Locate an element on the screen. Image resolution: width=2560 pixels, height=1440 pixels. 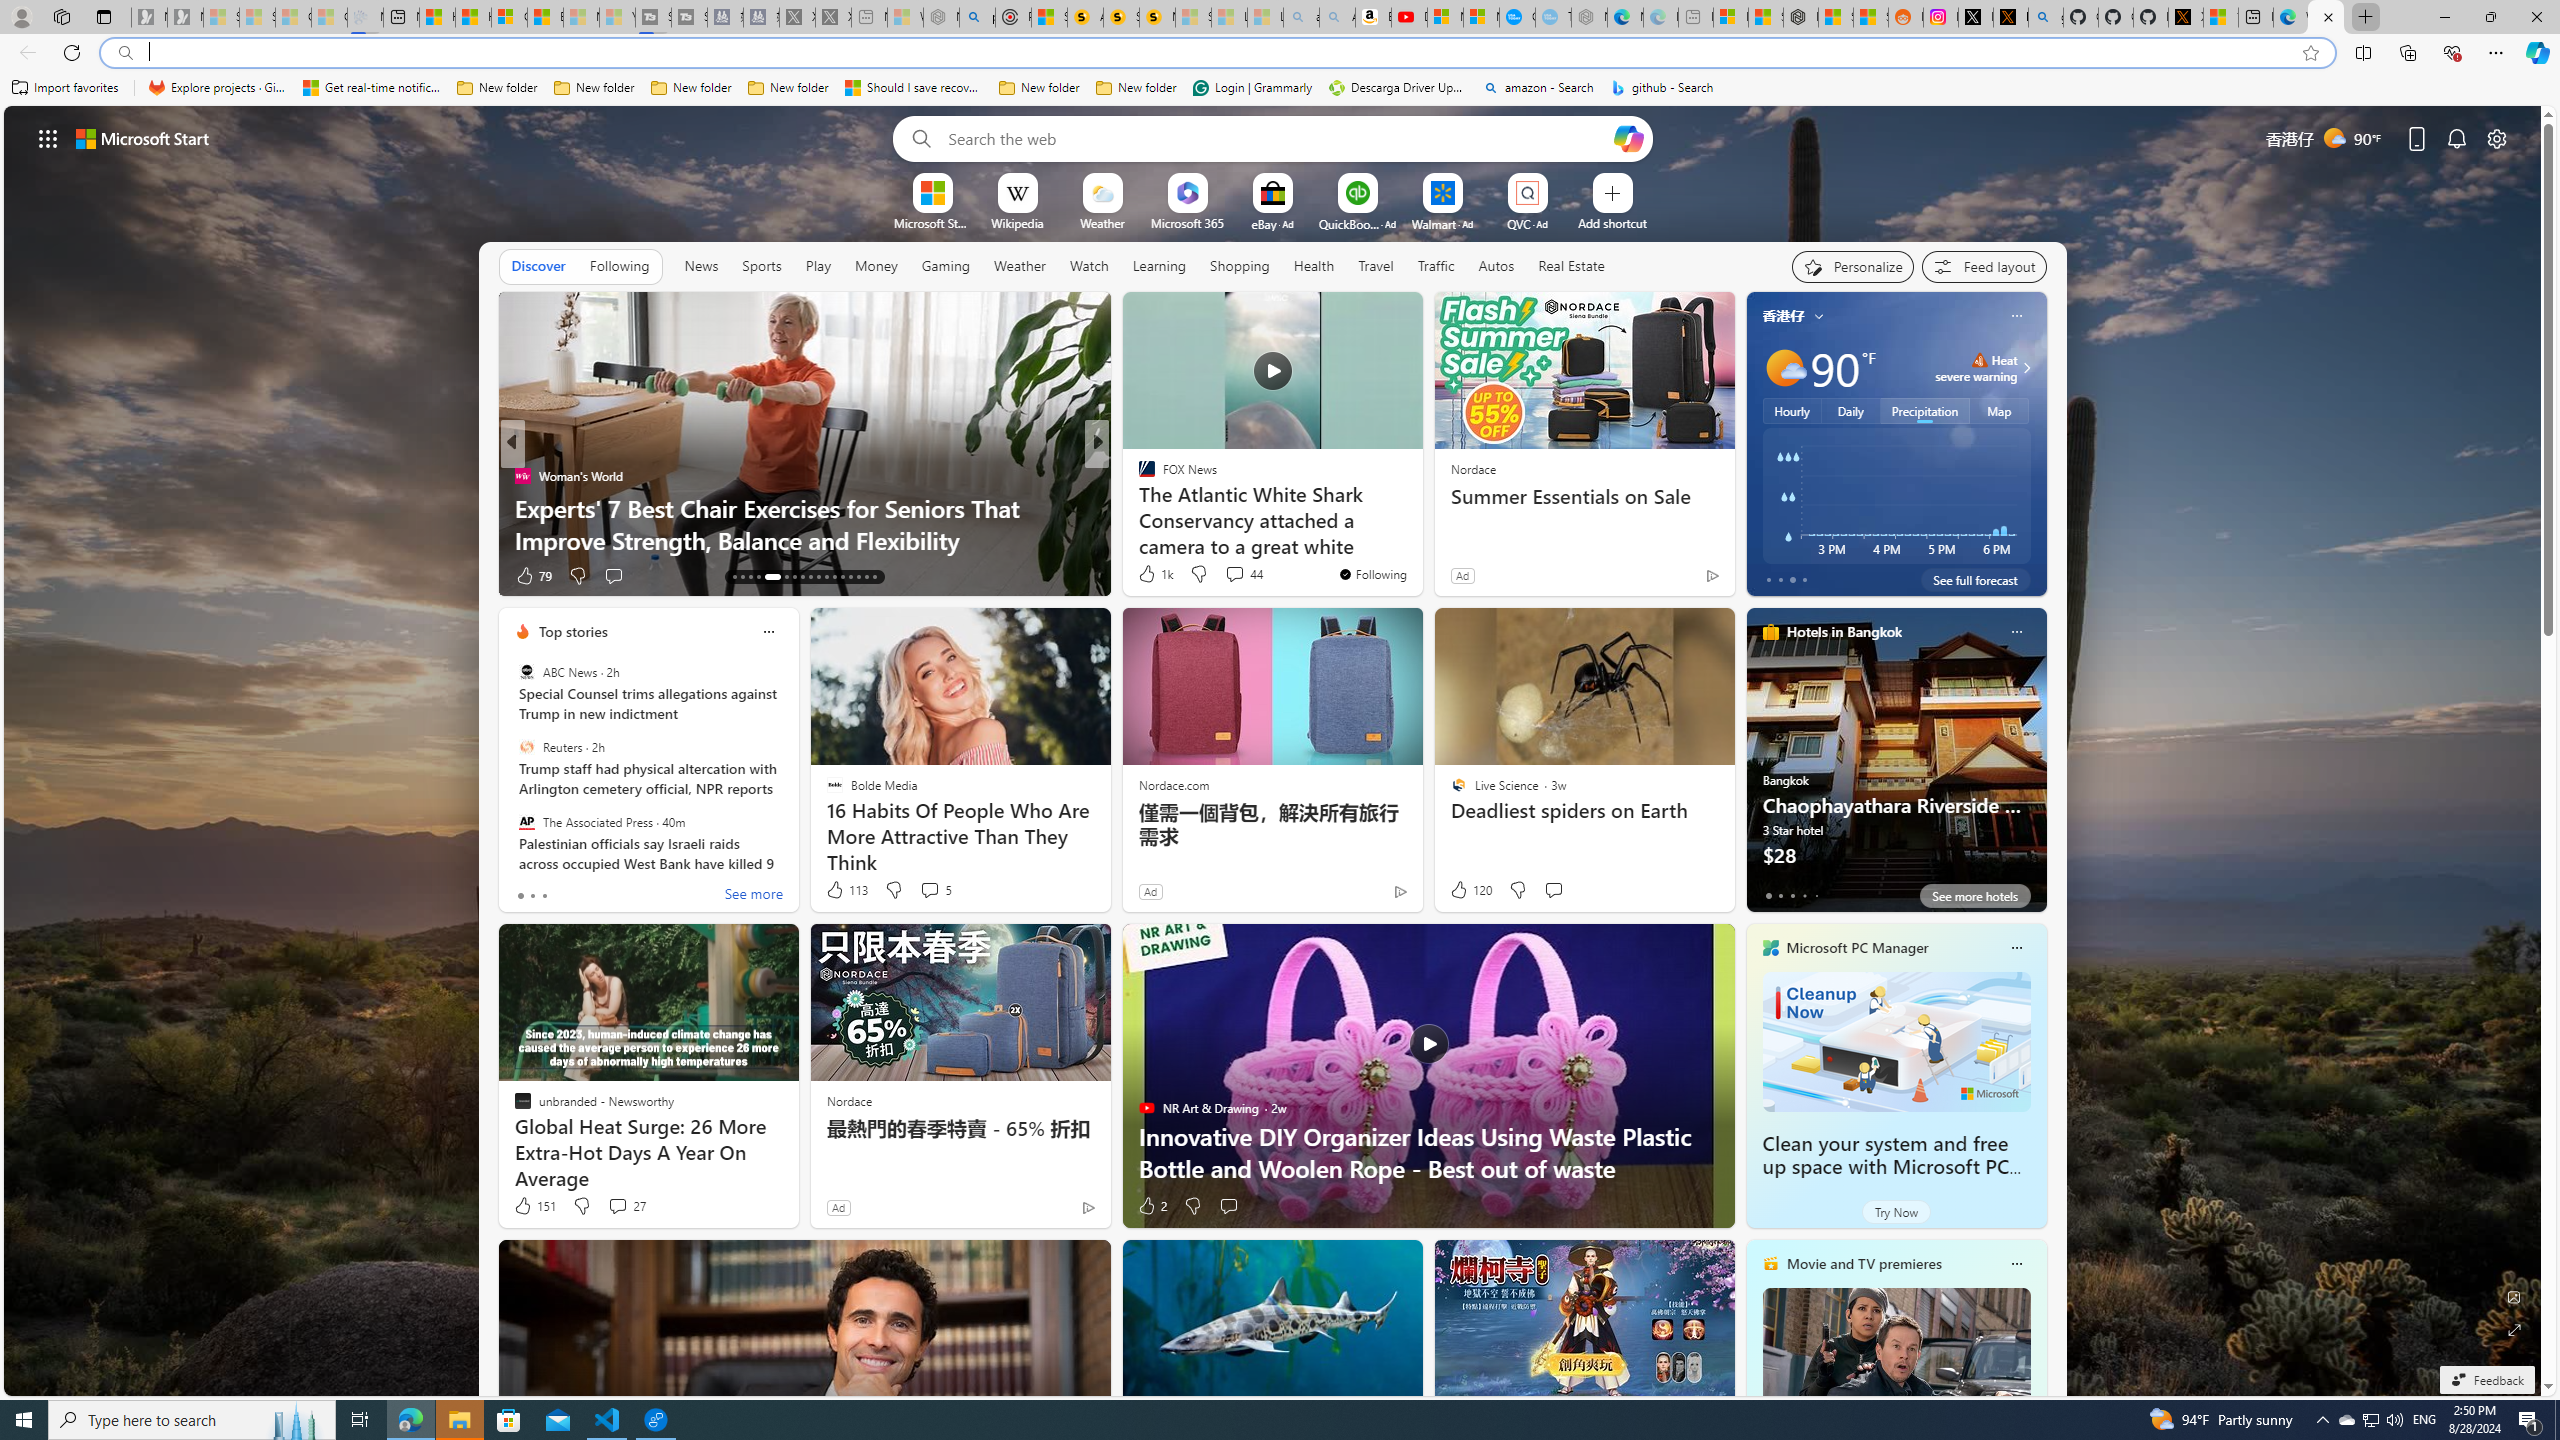
'AutomationID: tab-15' is located at coordinates (750, 577).